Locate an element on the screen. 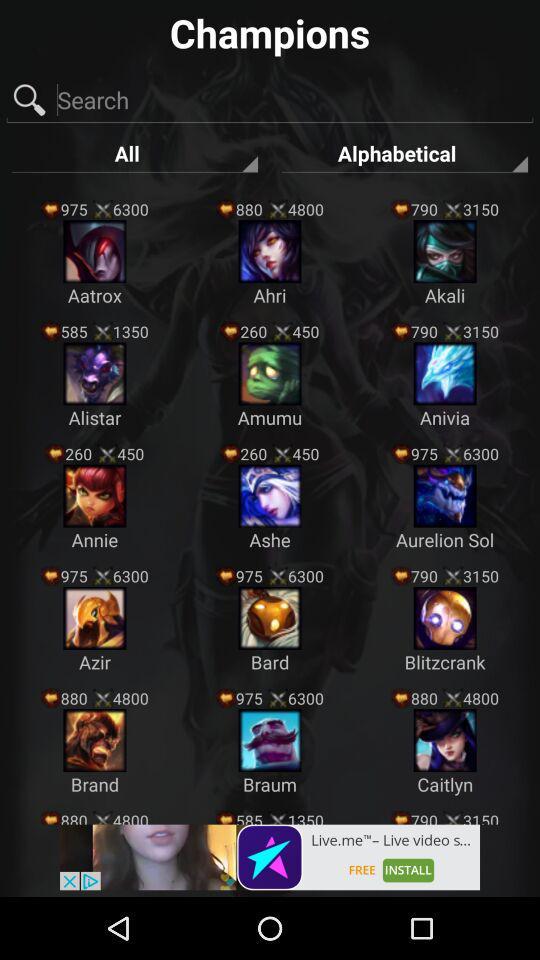  search image is located at coordinates (270, 101).